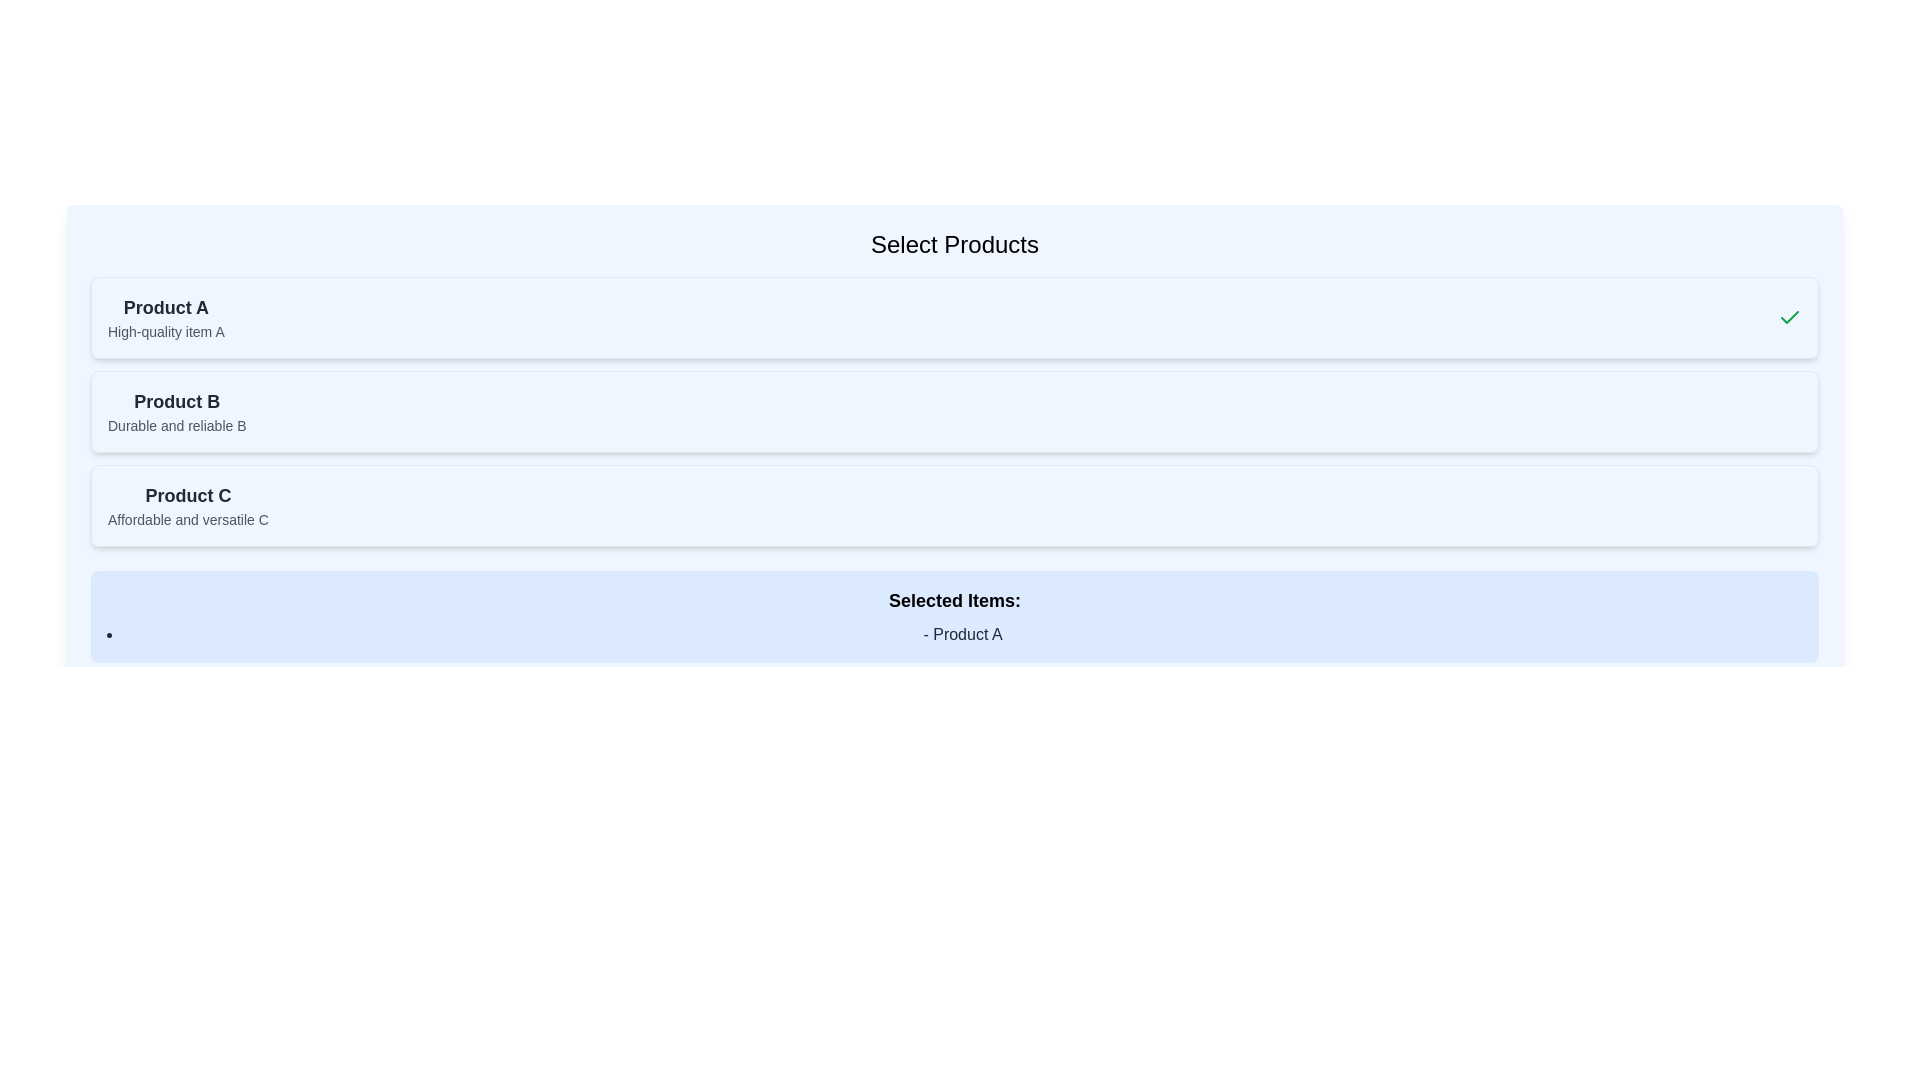 This screenshot has height=1080, width=1920. Describe the element at coordinates (177, 401) in the screenshot. I see `the Text header that indicates the title of Product B` at that location.